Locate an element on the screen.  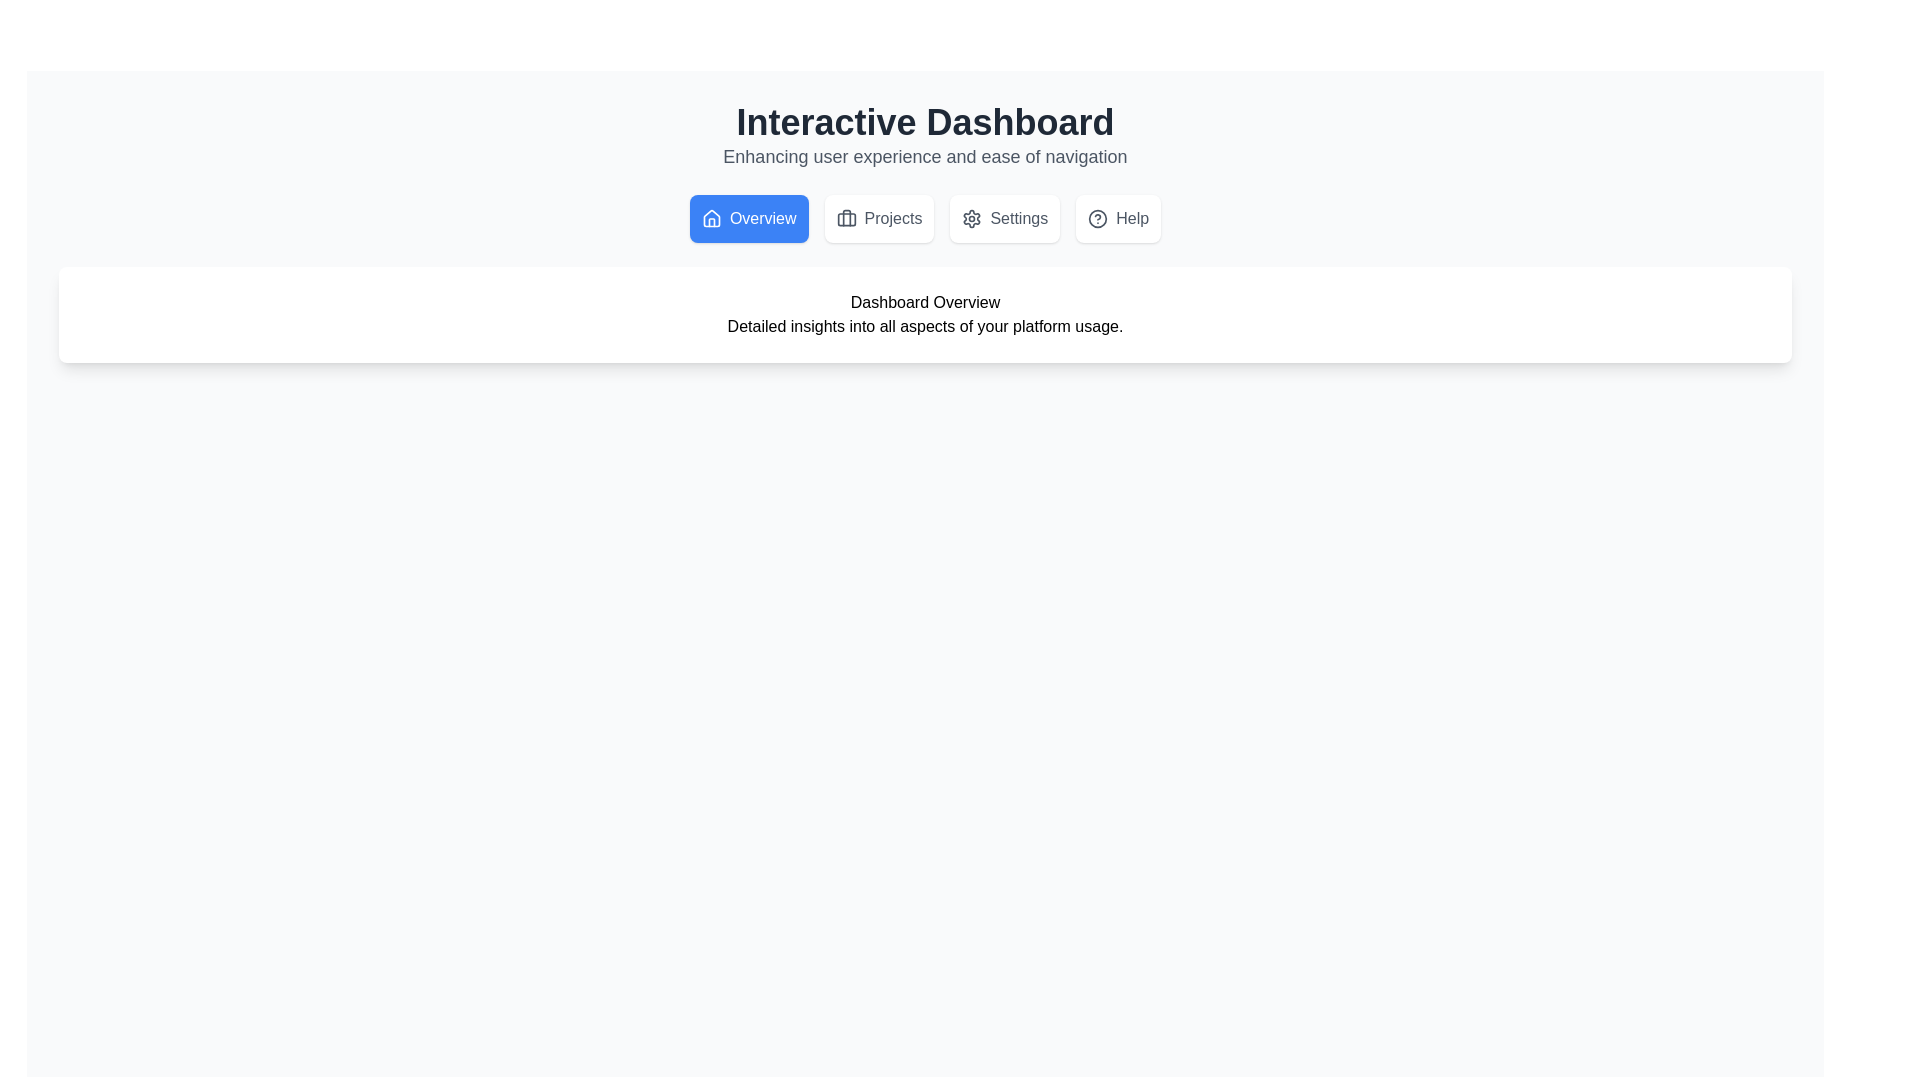
the SVG Icon resembling a briefcase adjacent to the 'Projects' button is located at coordinates (846, 219).